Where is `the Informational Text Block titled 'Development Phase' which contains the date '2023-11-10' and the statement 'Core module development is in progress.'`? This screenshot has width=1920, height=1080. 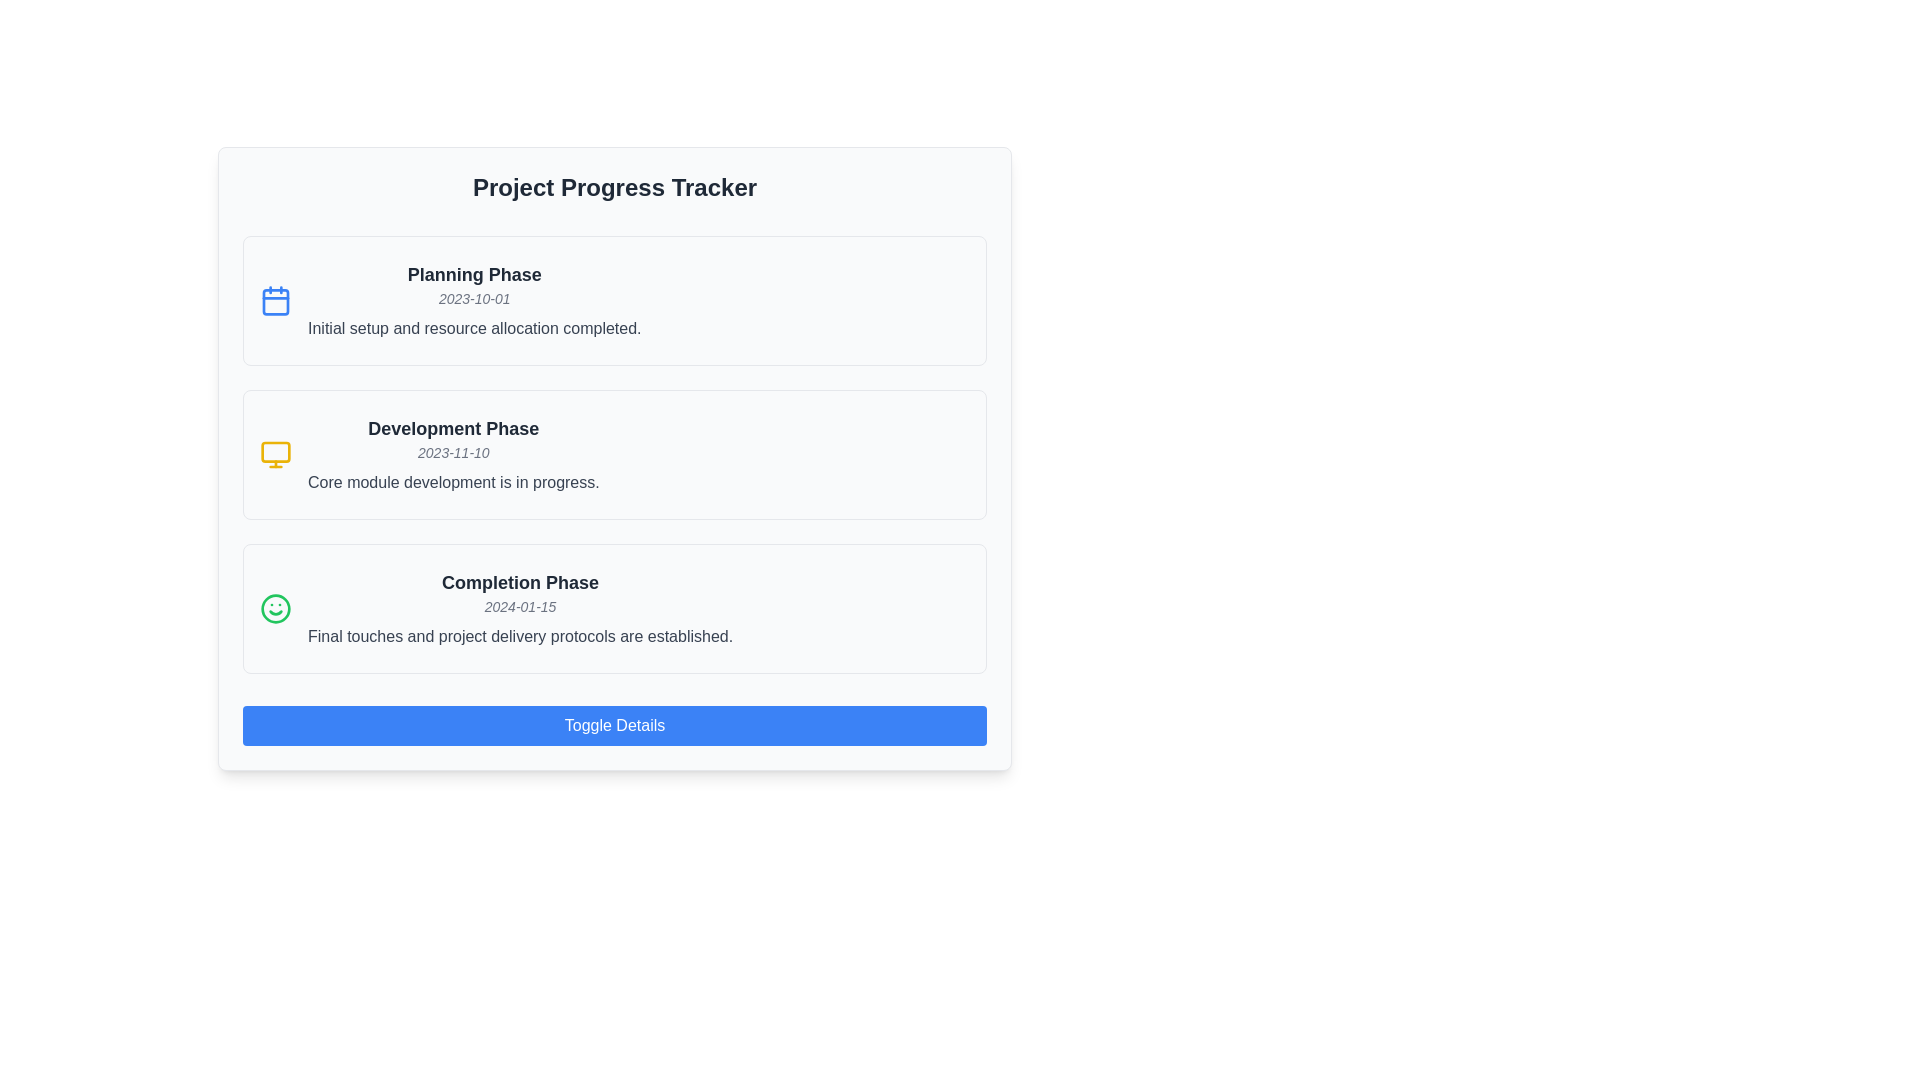
the Informational Text Block titled 'Development Phase' which contains the date '2023-11-10' and the statement 'Core module development is in progress.' is located at coordinates (452, 455).